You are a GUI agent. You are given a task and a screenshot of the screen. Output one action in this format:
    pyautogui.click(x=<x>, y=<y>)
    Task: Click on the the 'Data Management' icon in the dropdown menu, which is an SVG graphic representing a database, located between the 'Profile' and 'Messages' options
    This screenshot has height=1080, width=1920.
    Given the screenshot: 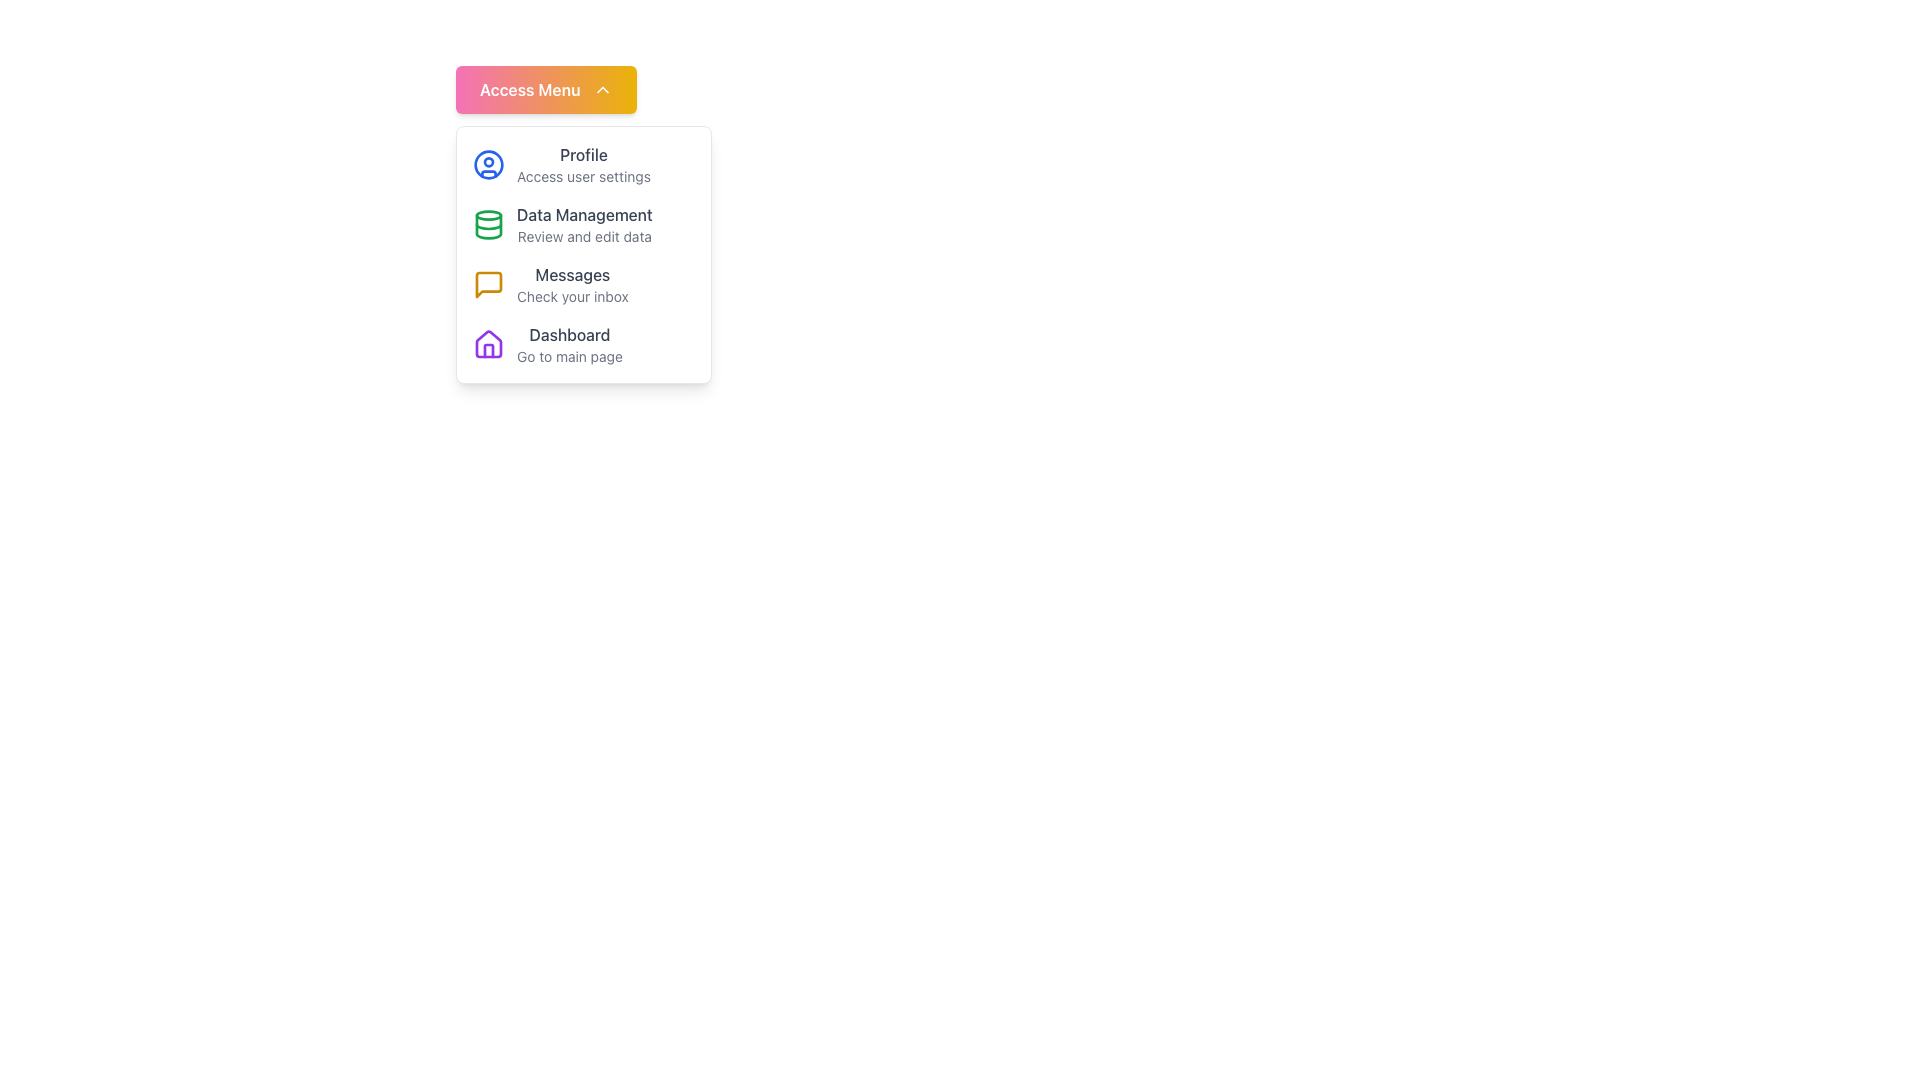 What is the action you would take?
    pyautogui.click(x=489, y=225)
    